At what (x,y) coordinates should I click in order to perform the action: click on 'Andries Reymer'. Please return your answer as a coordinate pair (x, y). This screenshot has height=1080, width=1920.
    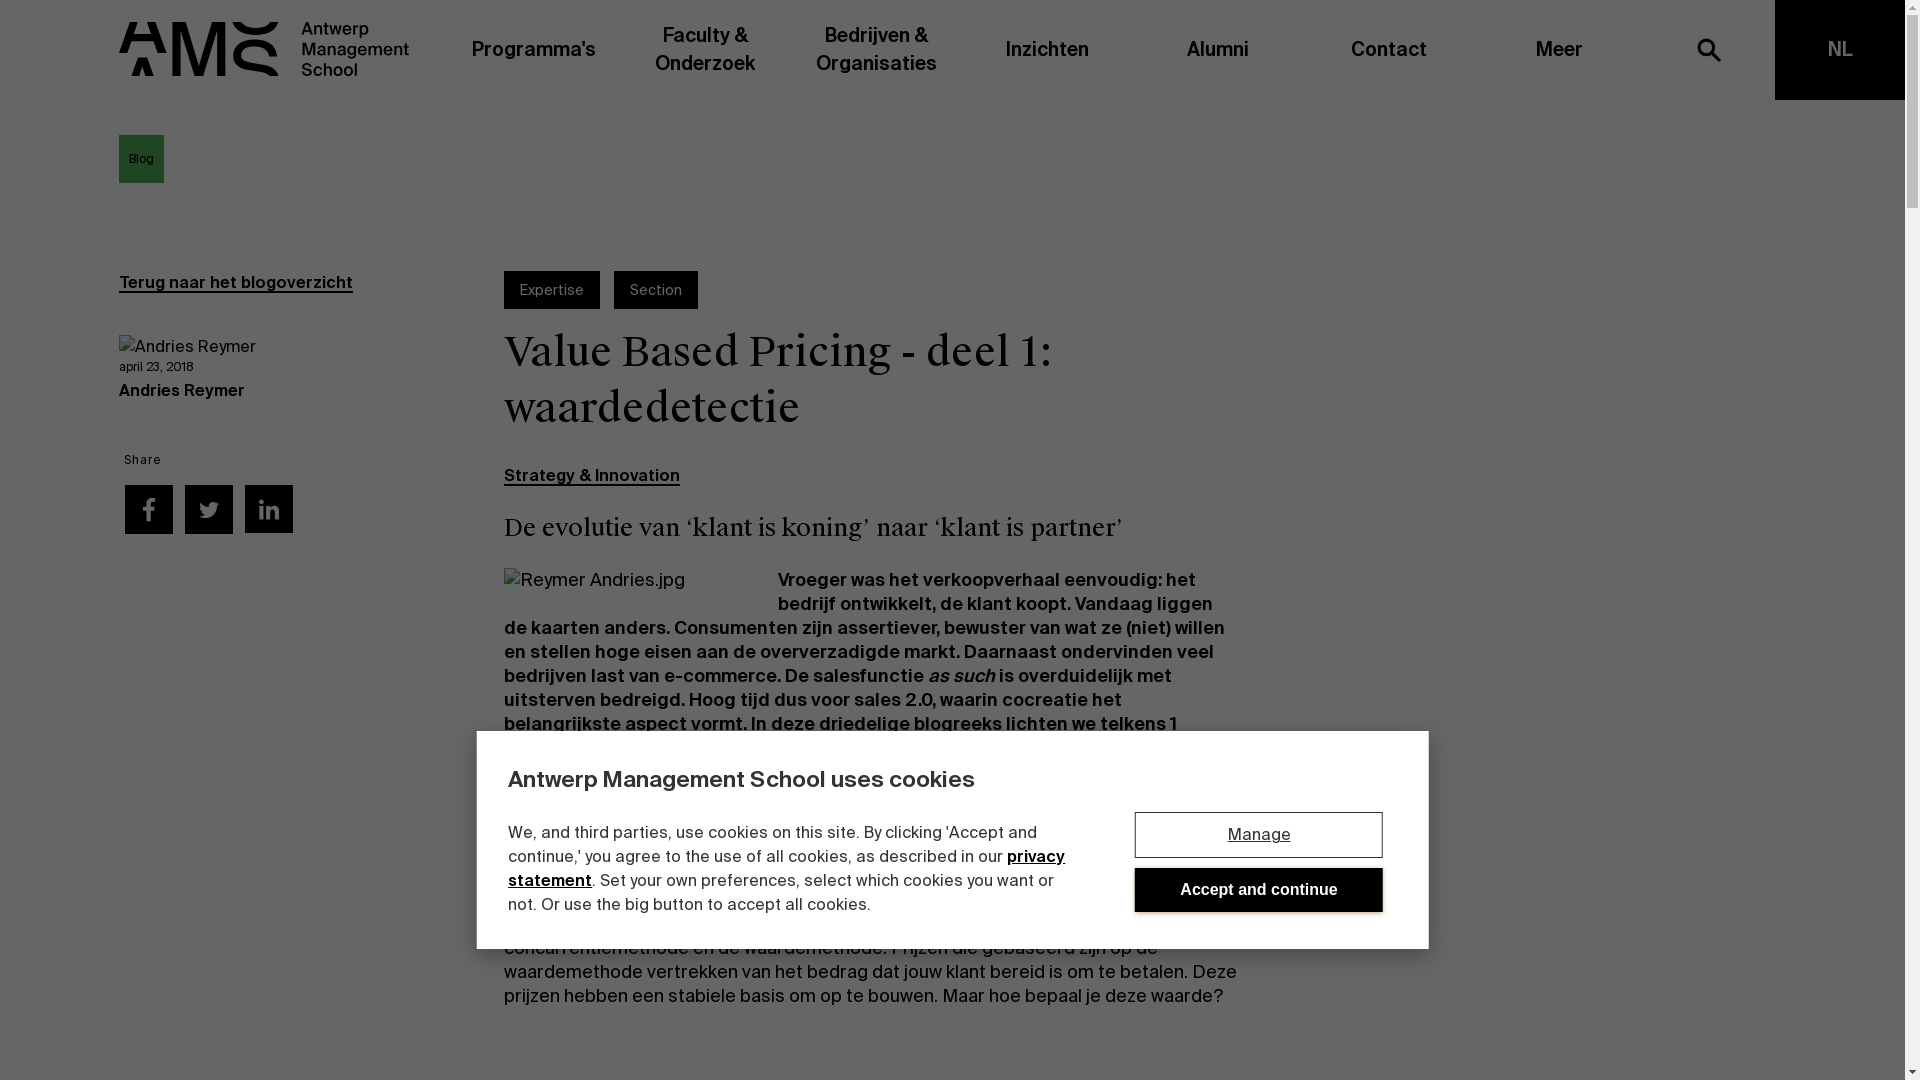
    Looking at the image, I should click on (182, 390).